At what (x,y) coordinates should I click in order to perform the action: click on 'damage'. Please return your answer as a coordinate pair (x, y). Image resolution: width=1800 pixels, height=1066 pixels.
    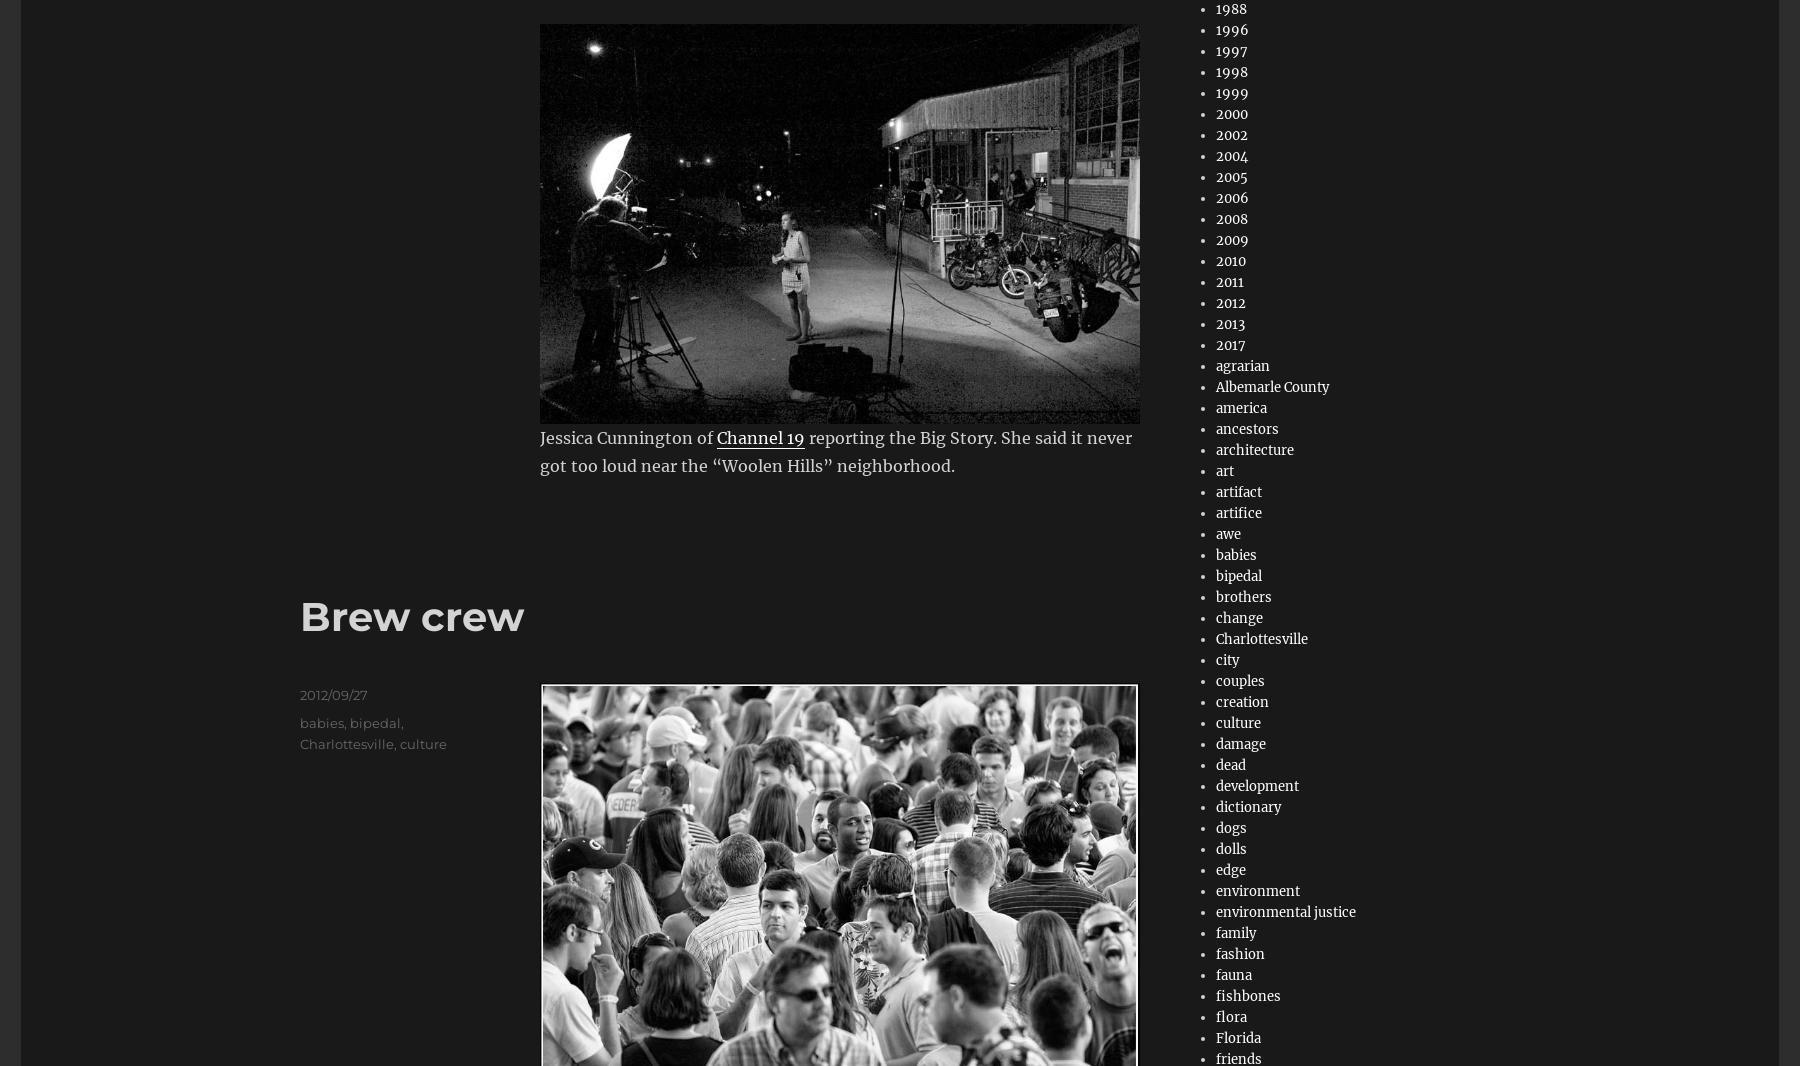
    Looking at the image, I should click on (1240, 743).